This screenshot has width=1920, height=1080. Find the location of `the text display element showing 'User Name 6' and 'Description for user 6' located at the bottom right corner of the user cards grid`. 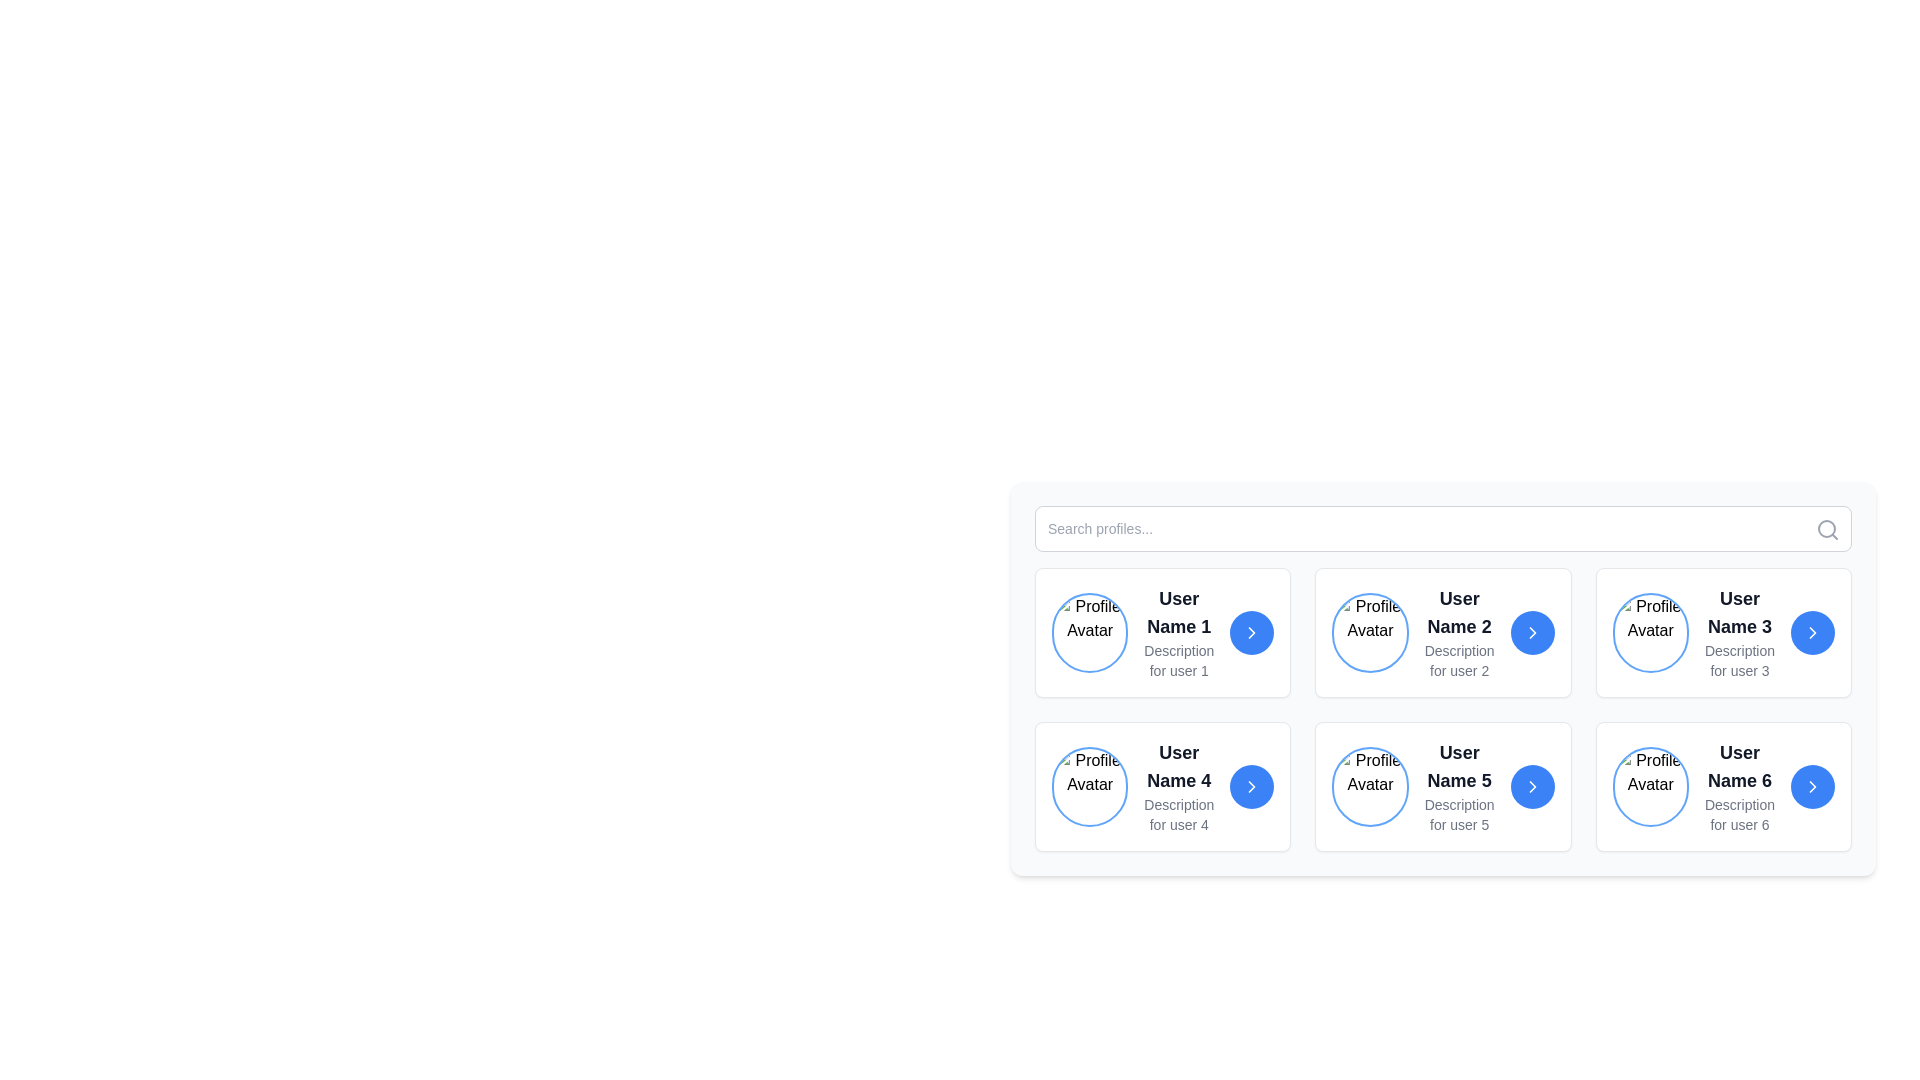

the text display element showing 'User Name 6' and 'Description for user 6' located at the bottom right corner of the user cards grid is located at coordinates (1738, 785).